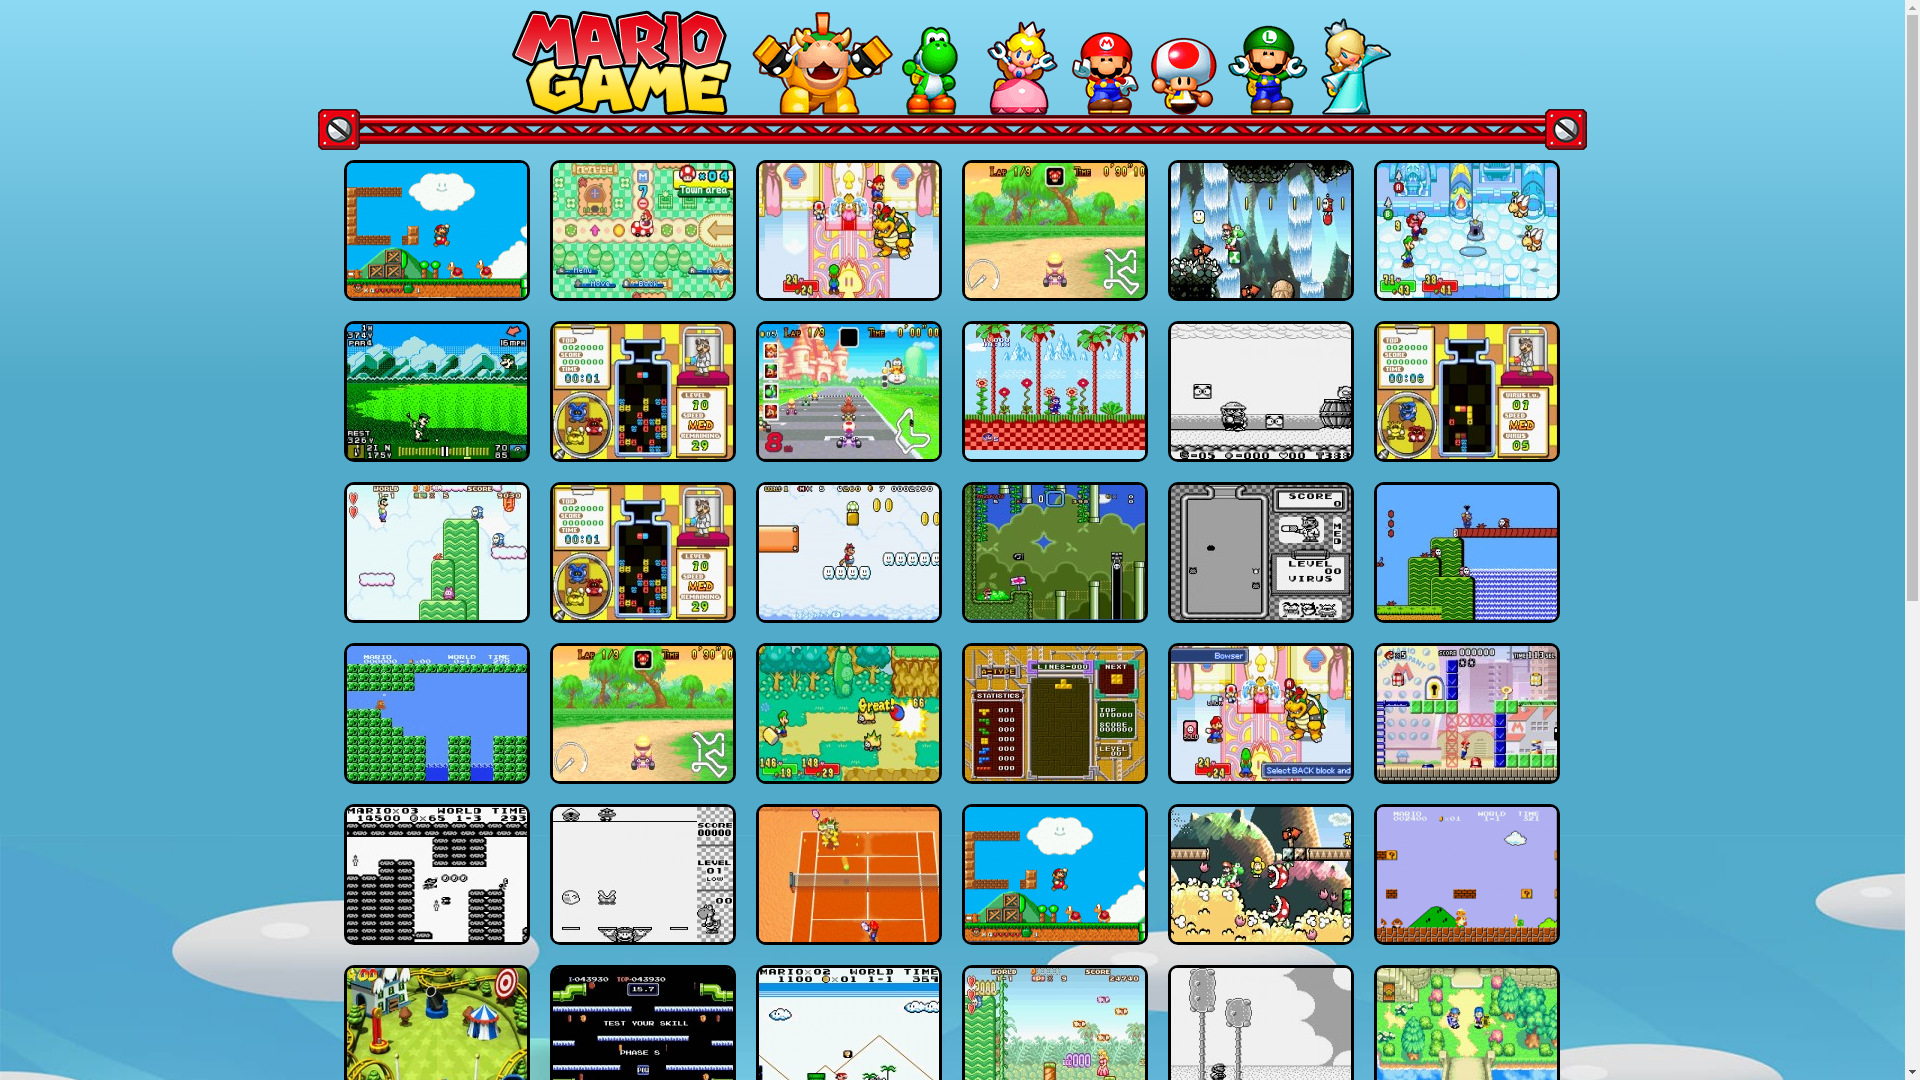 The image size is (1920, 1080). I want to click on 'Super Mario World (Hack)', so click(1054, 871).